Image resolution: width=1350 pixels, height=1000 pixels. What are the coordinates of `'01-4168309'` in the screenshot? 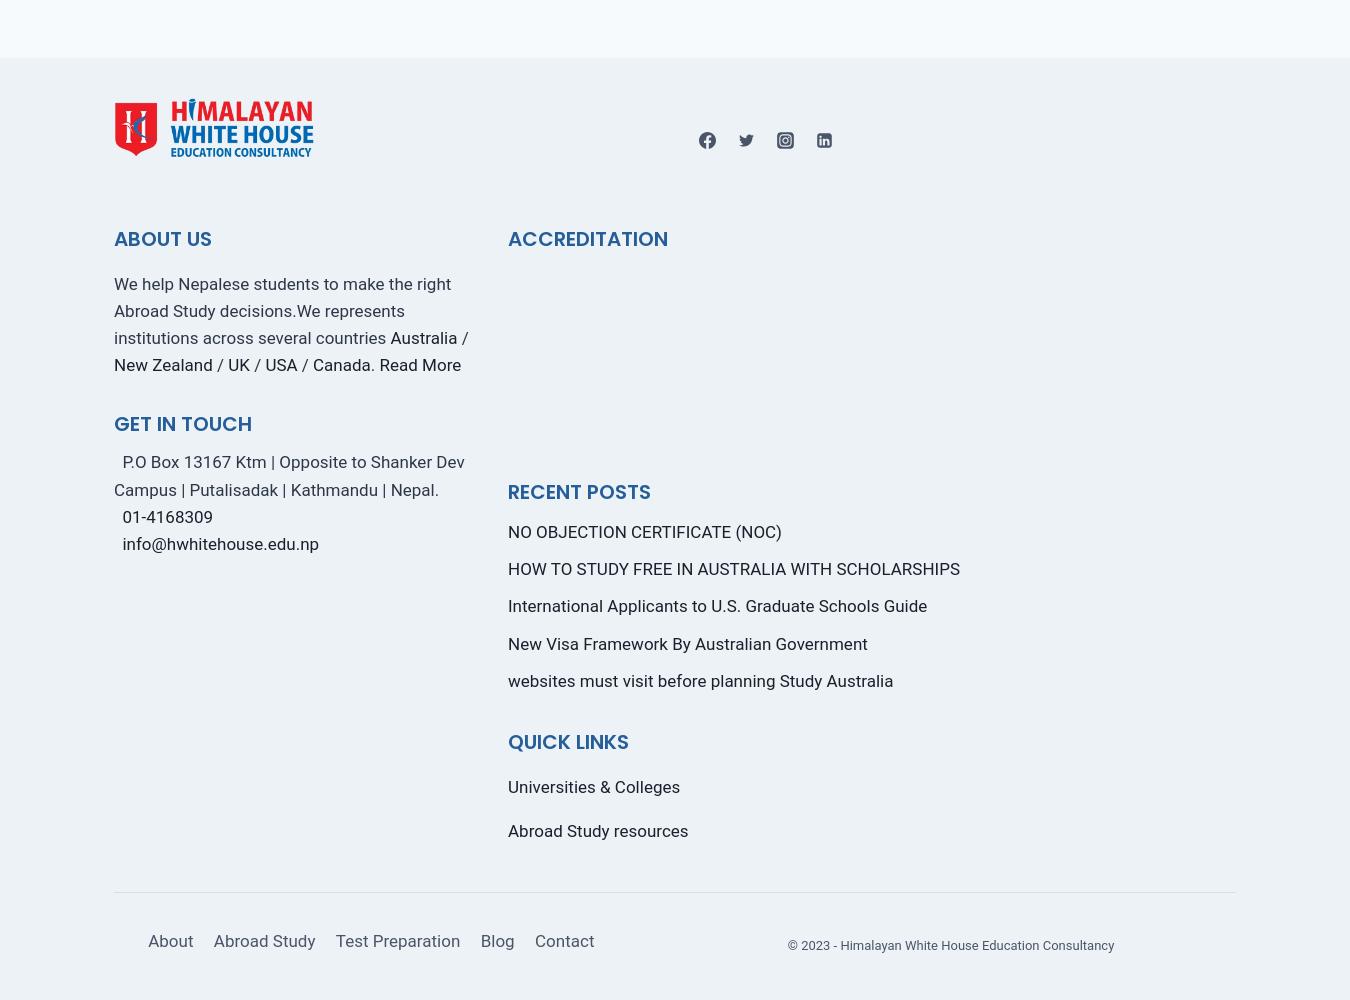 It's located at (167, 516).